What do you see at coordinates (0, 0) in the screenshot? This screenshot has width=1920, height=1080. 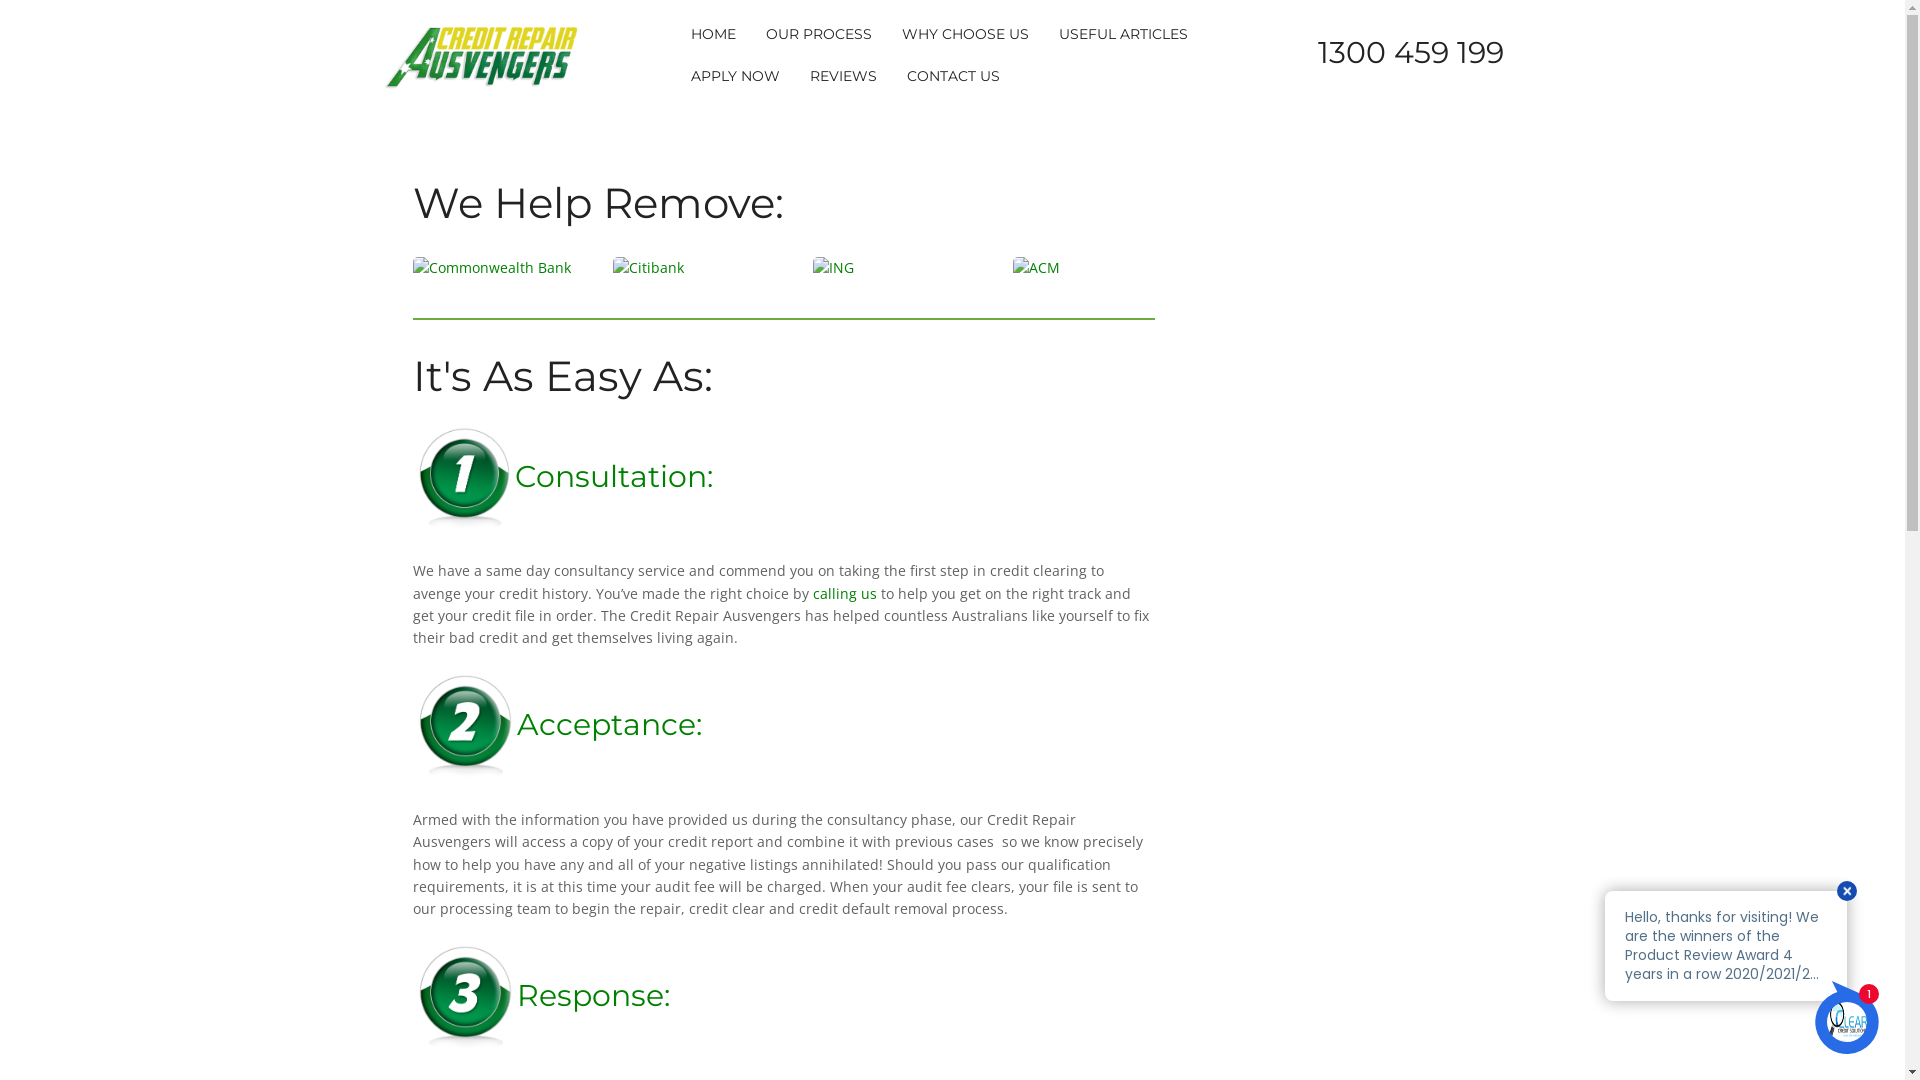 I see `'Skip to content'` at bounding box center [0, 0].